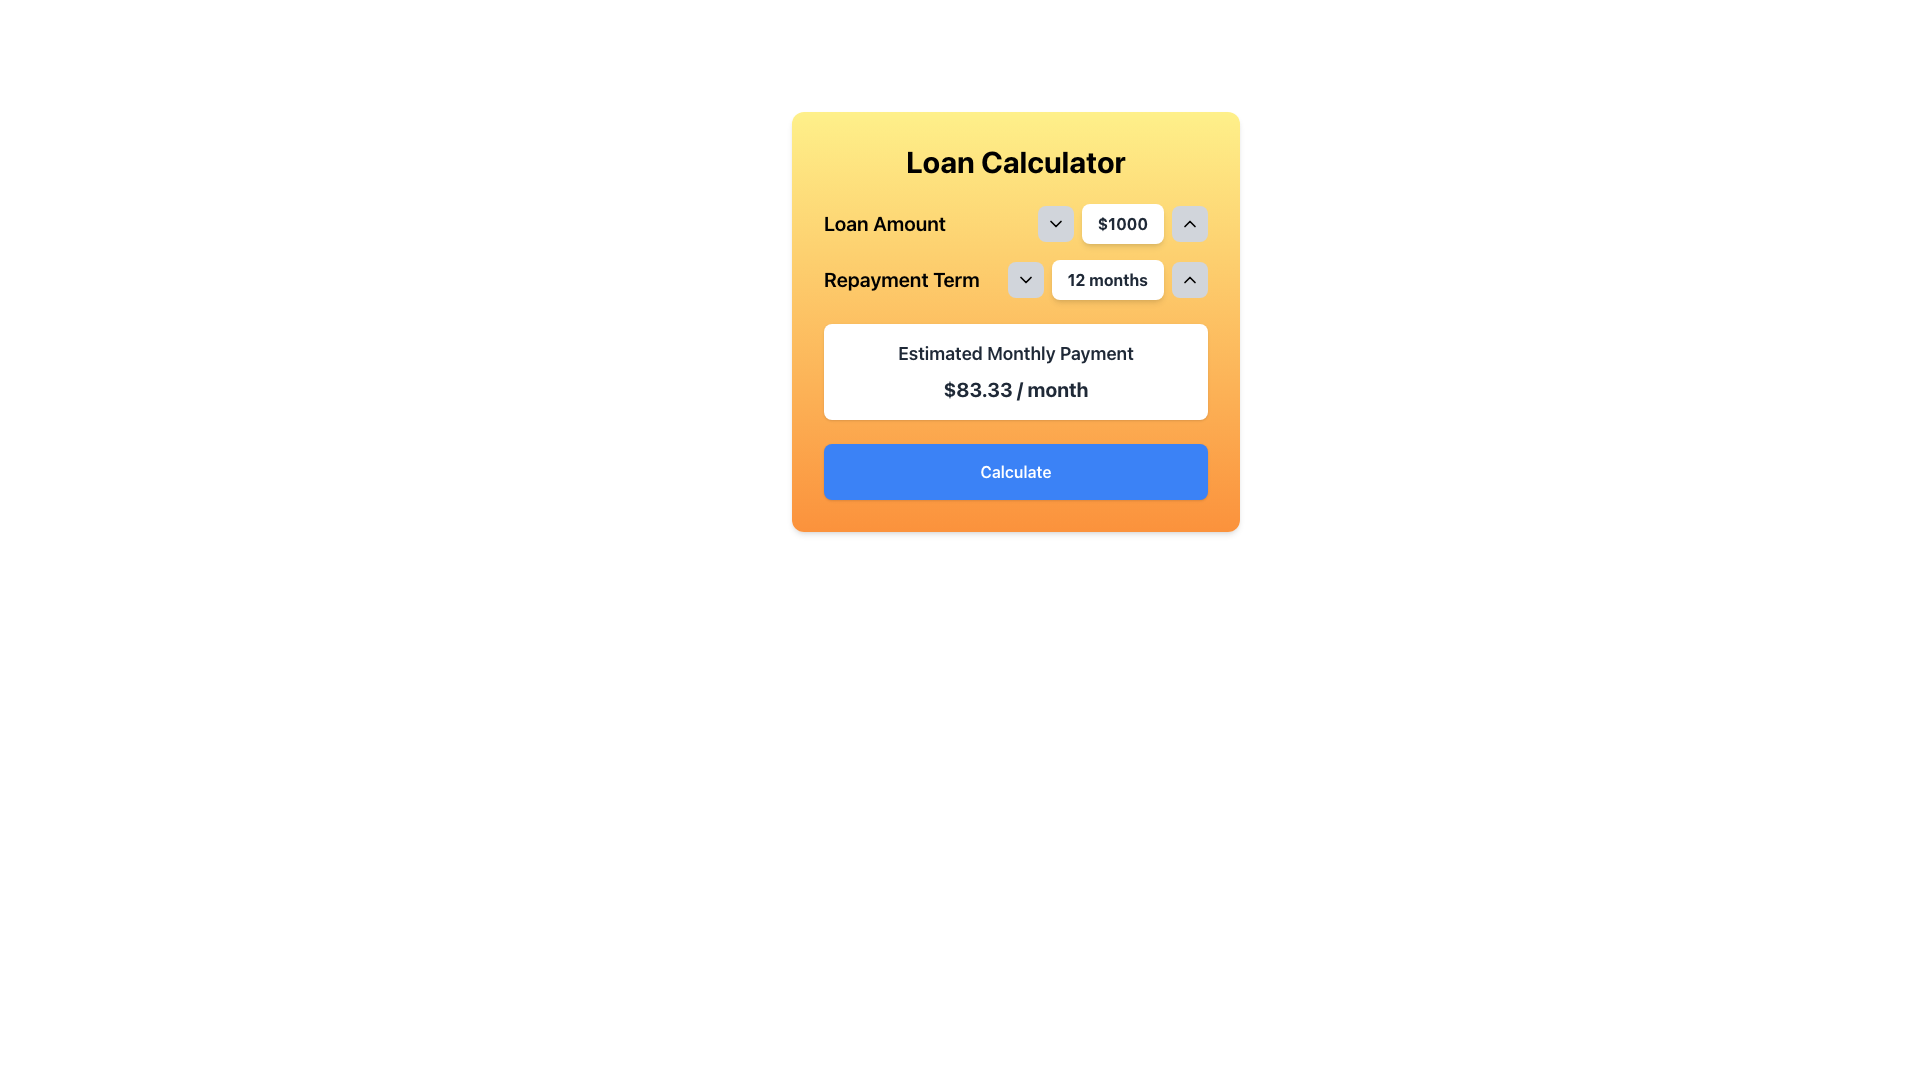 This screenshot has height=1080, width=1920. Describe the element at coordinates (1025, 280) in the screenshot. I see `the dropdown menu trigger button located to the left of the '12 months' text in the 'Repayment Term' section to observe hover effects` at that location.